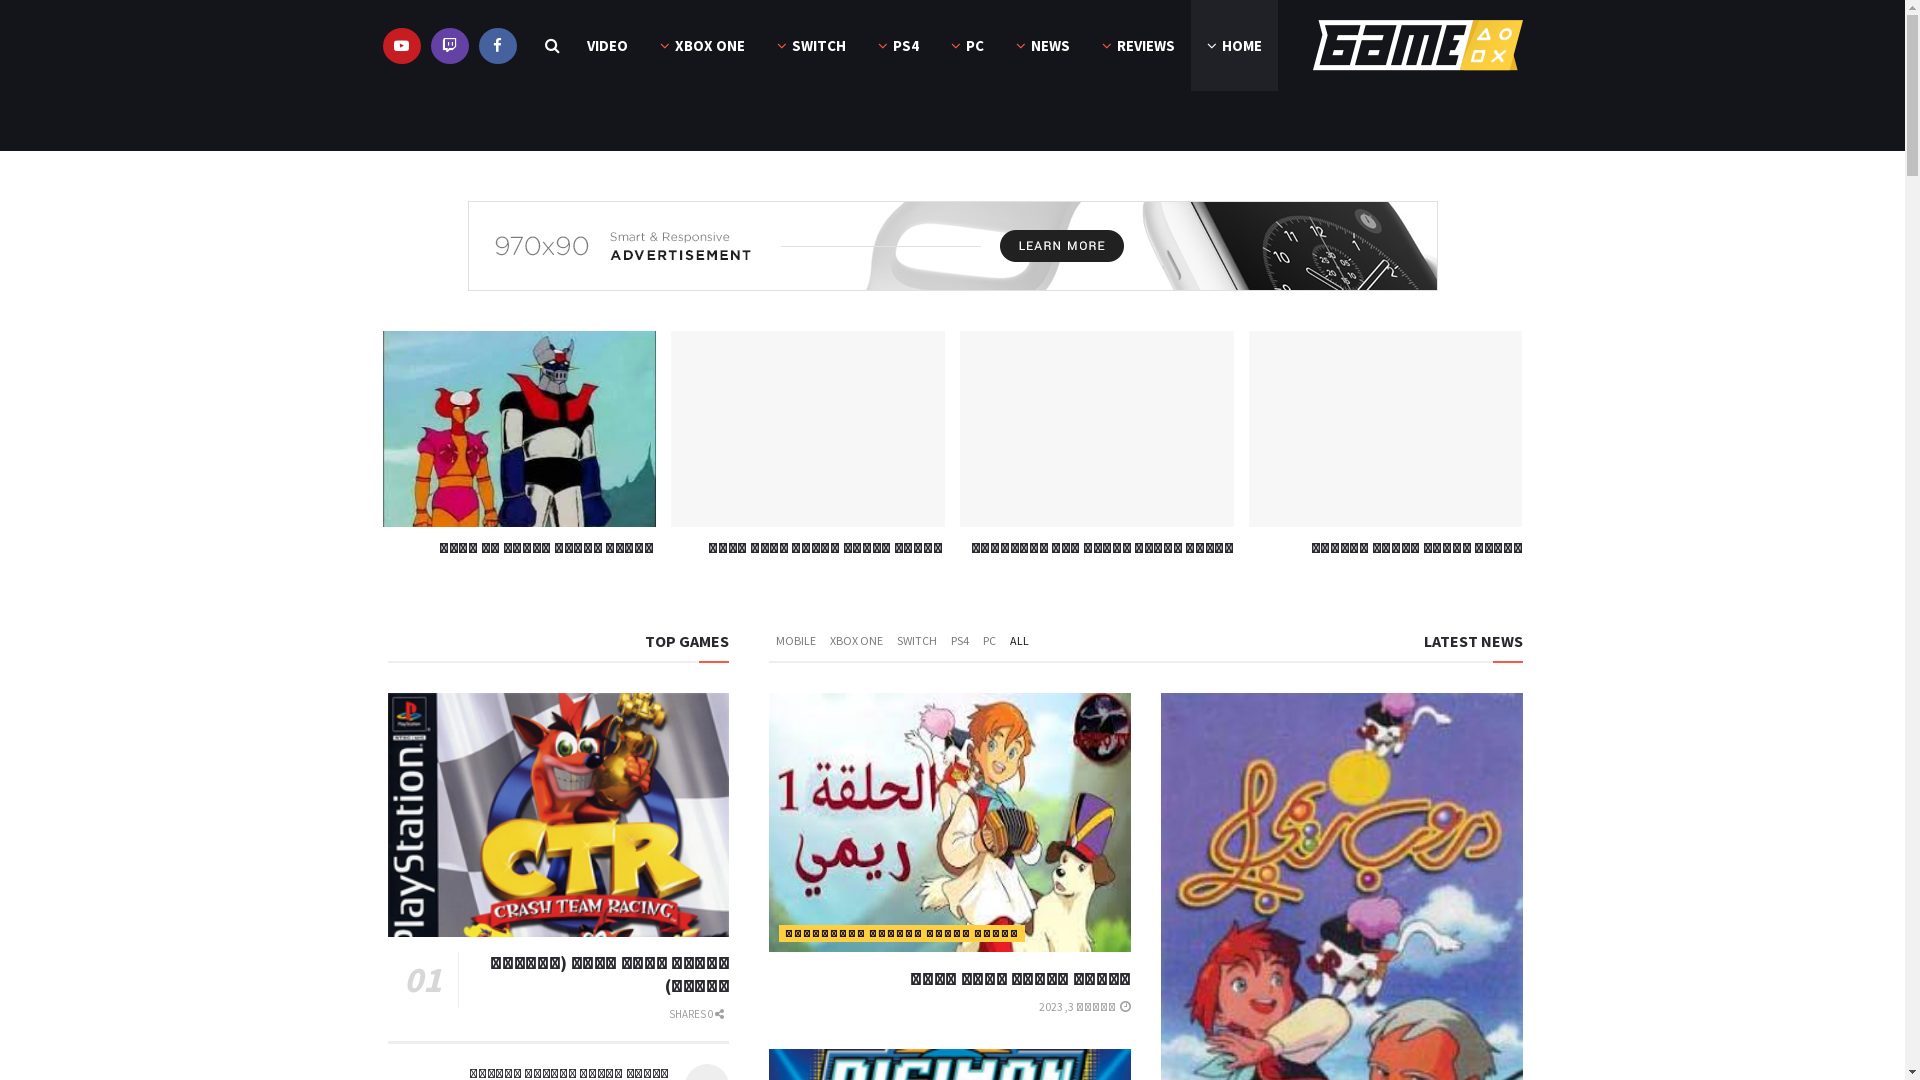 The width and height of the screenshot is (1920, 1080). What do you see at coordinates (915, 640) in the screenshot?
I see `'SWITCH'` at bounding box center [915, 640].